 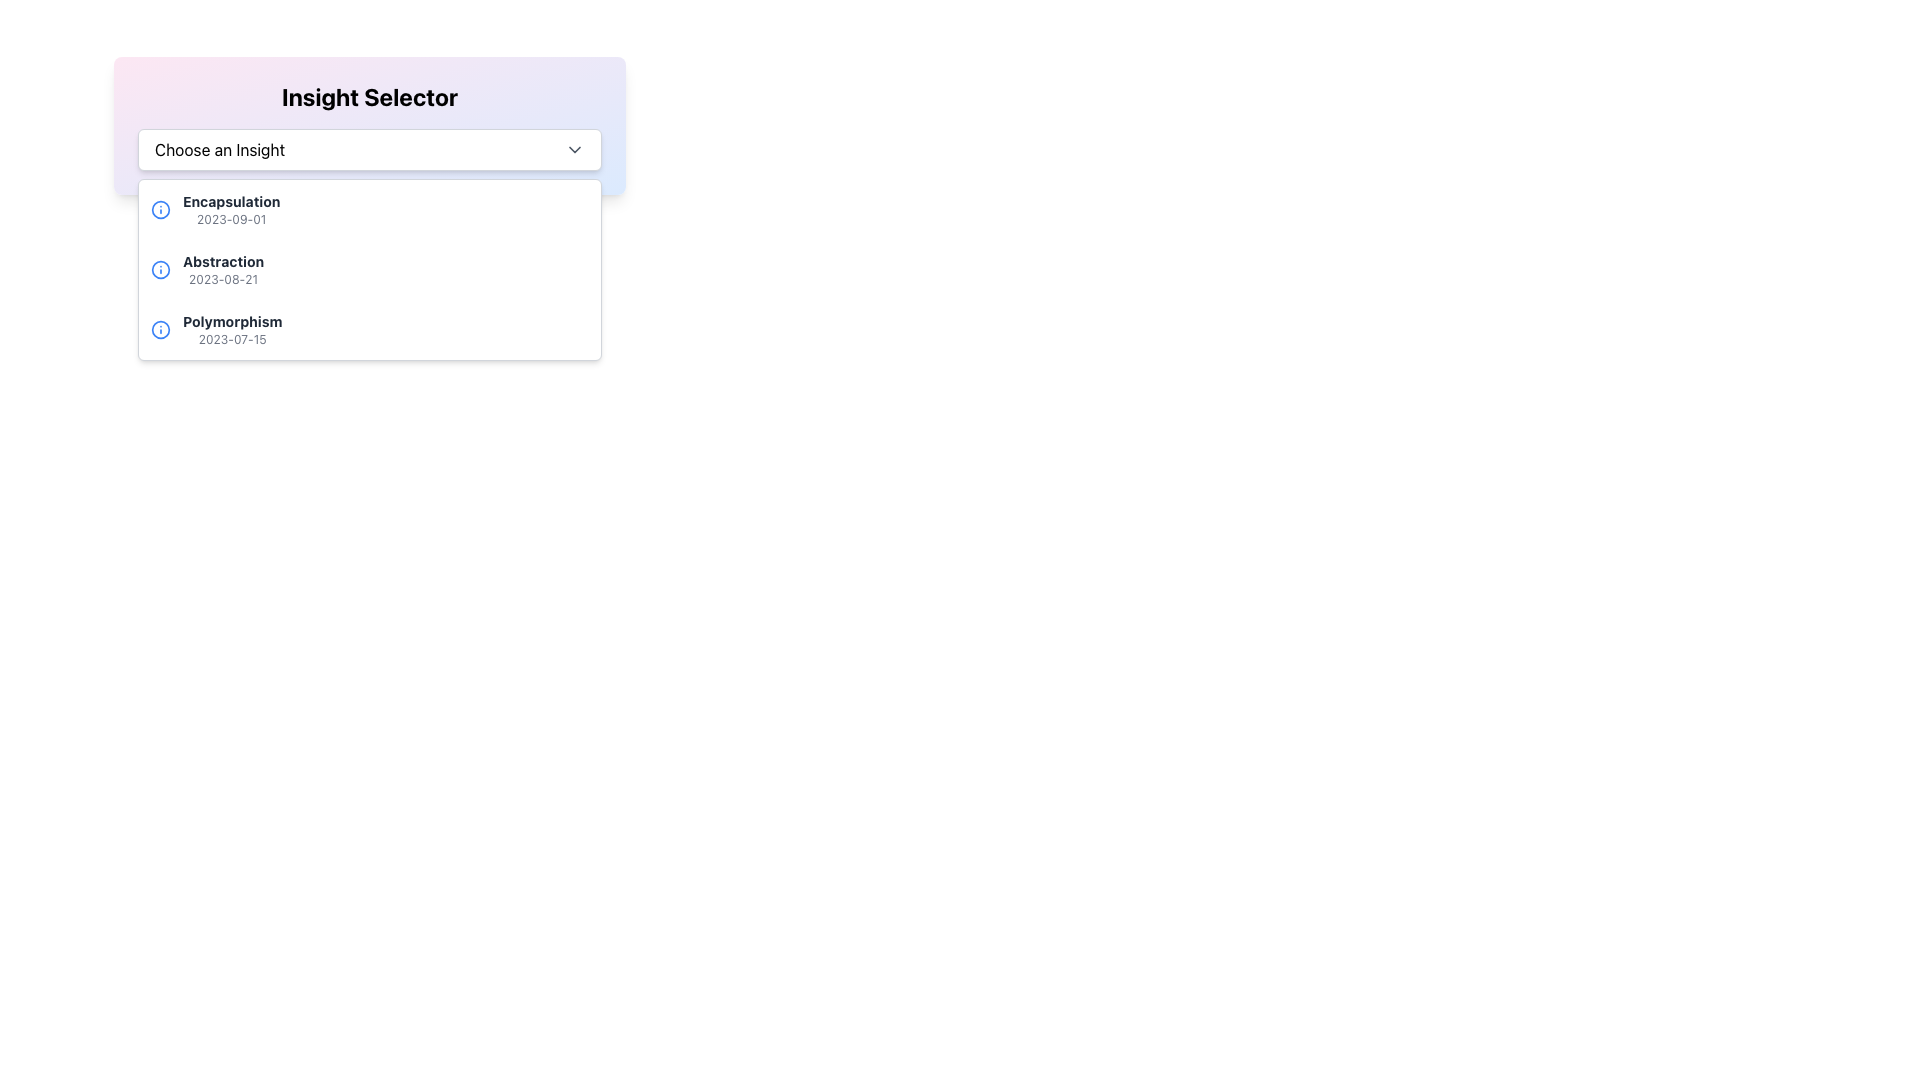 What do you see at coordinates (232, 320) in the screenshot?
I see `the 'Polymorphism' text label within the dropdown menu under the 'Insight Selector' header` at bounding box center [232, 320].